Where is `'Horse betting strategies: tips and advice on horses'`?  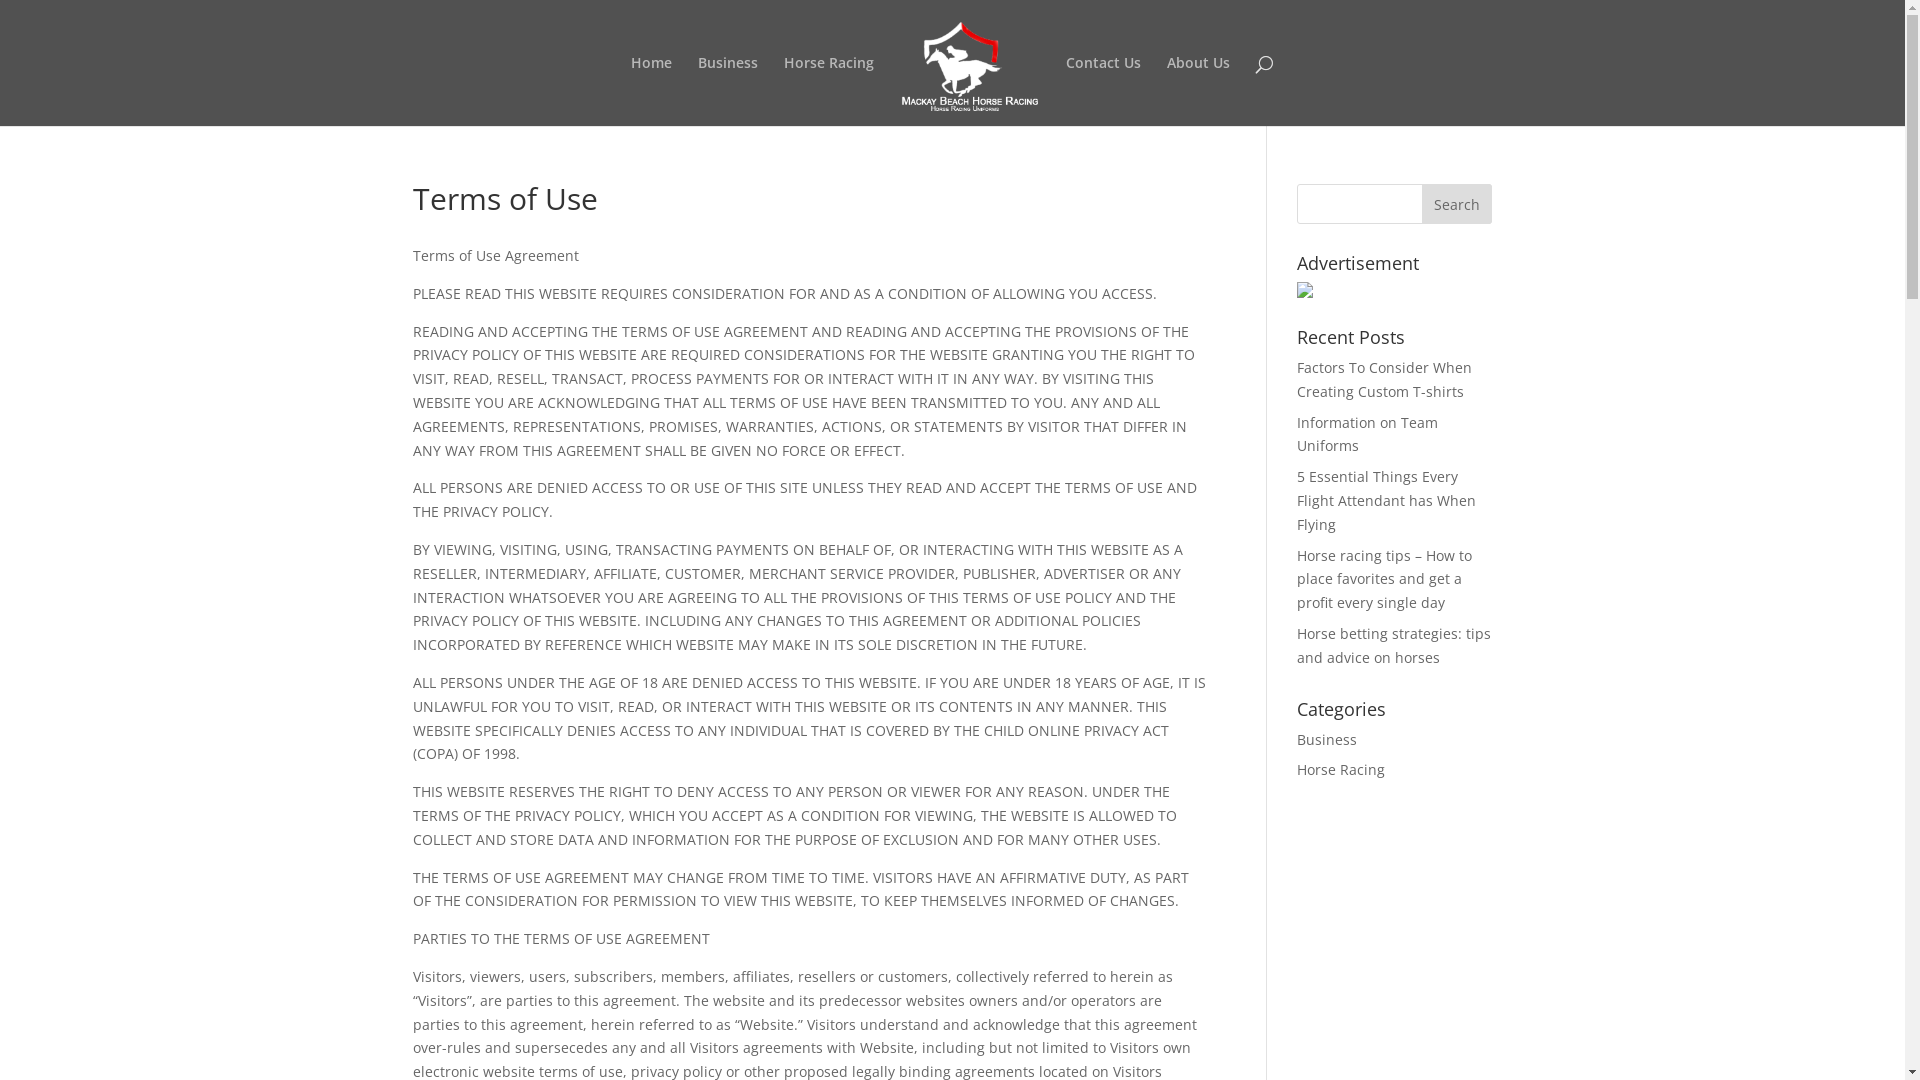
'Horse betting strategies: tips and advice on horses' is located at coordinates (1392, 645).